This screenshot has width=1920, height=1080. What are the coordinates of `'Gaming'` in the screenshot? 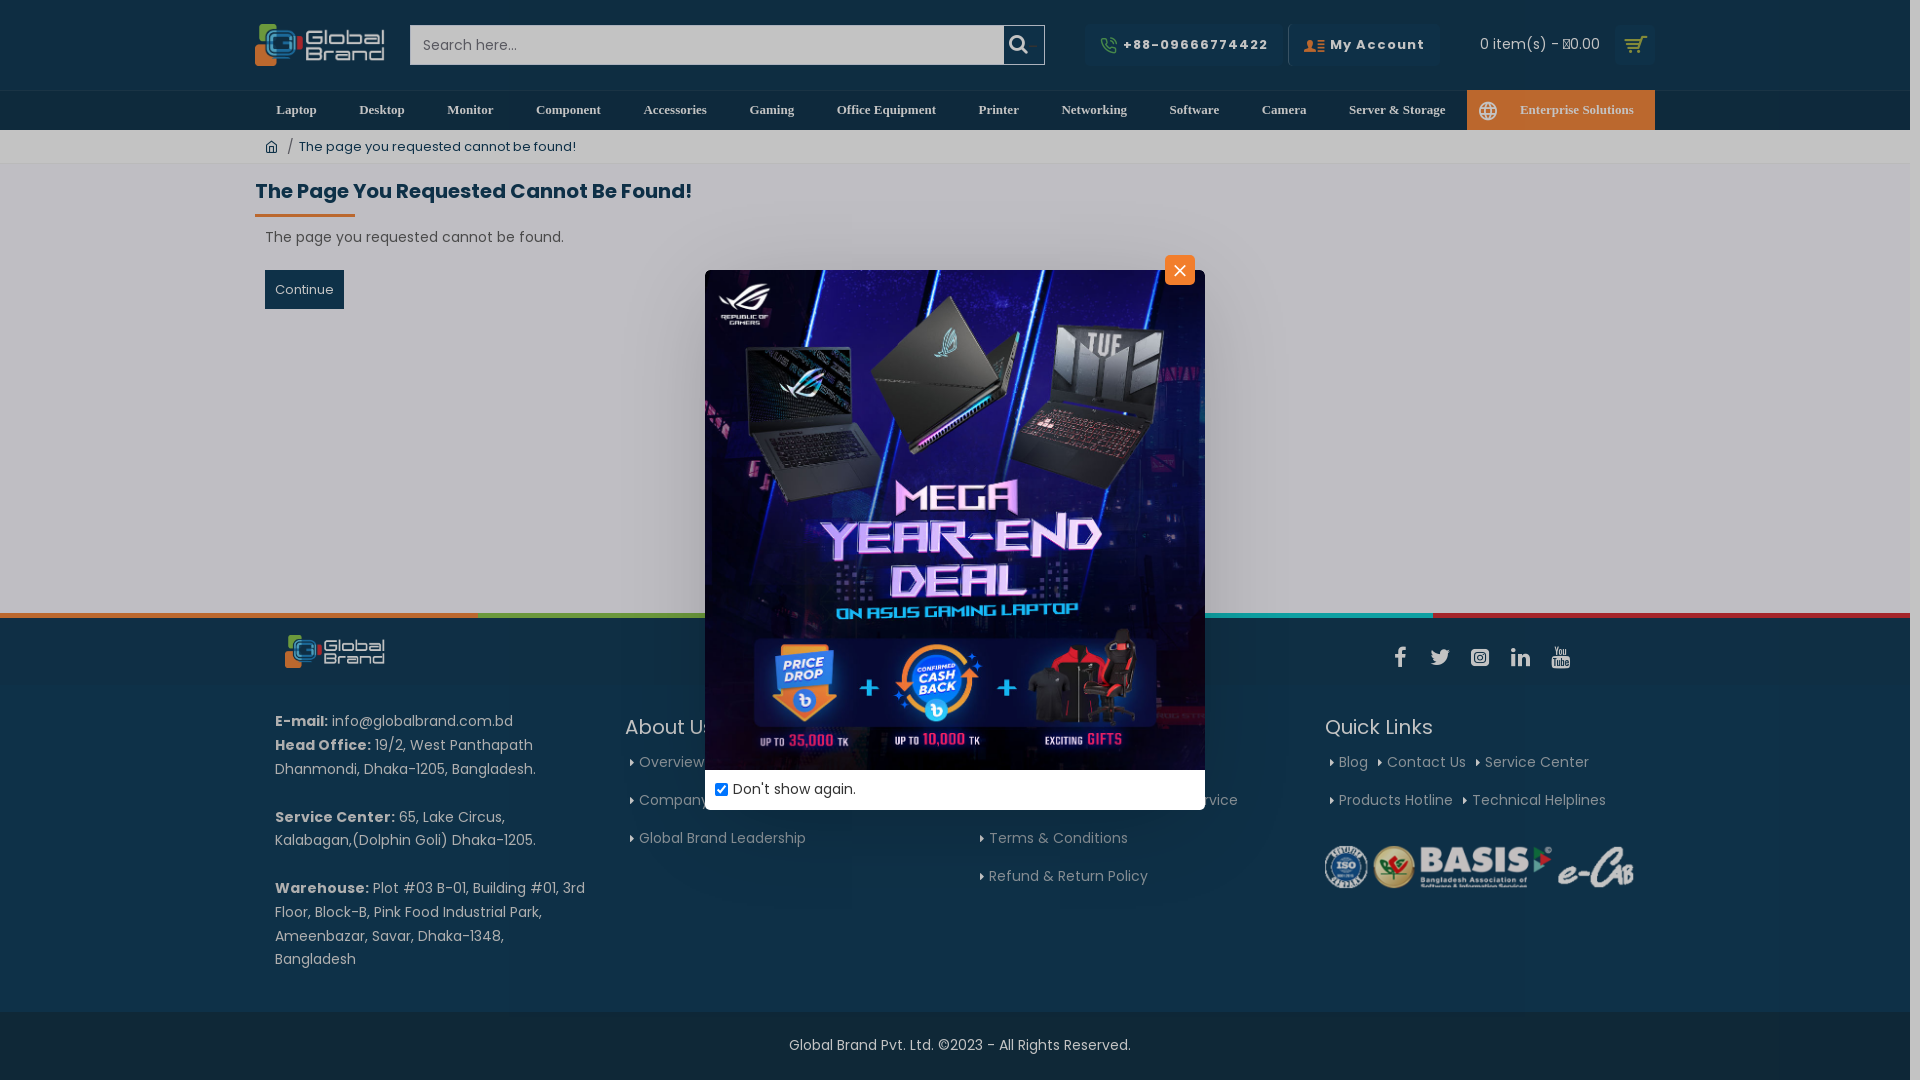 It's located at (770, 110).